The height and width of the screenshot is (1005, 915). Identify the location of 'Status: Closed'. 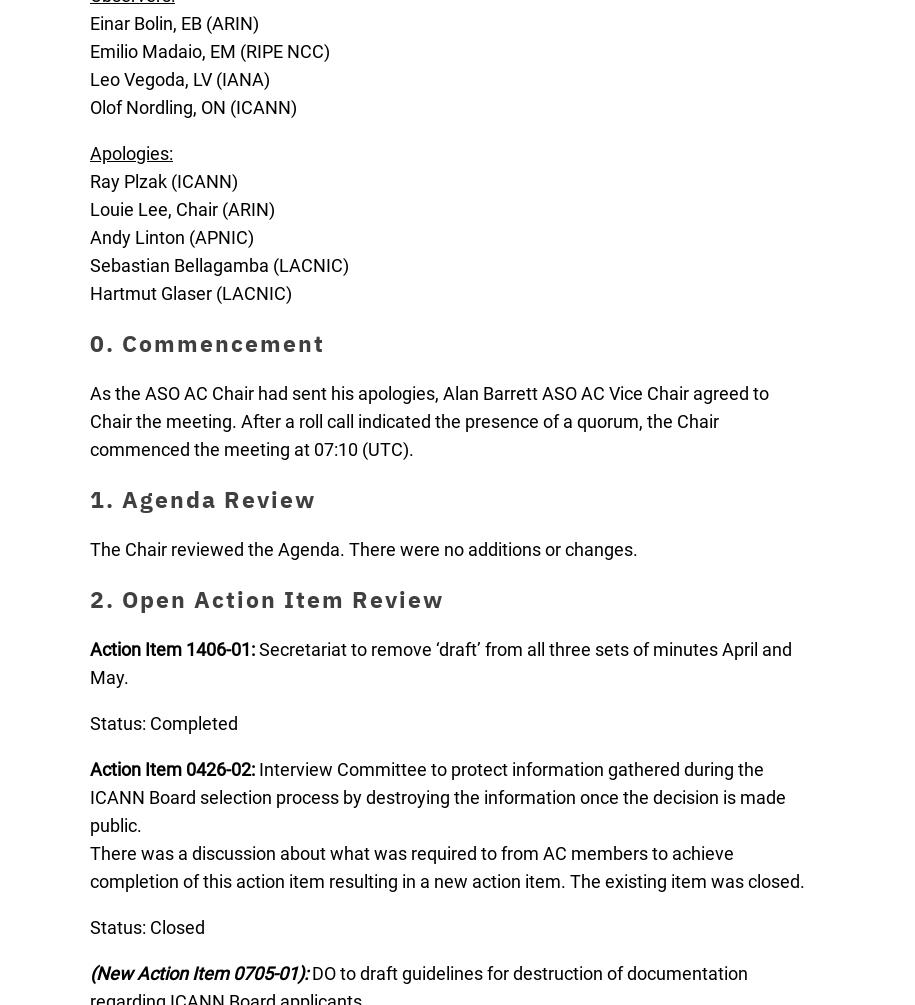
(147, 926).